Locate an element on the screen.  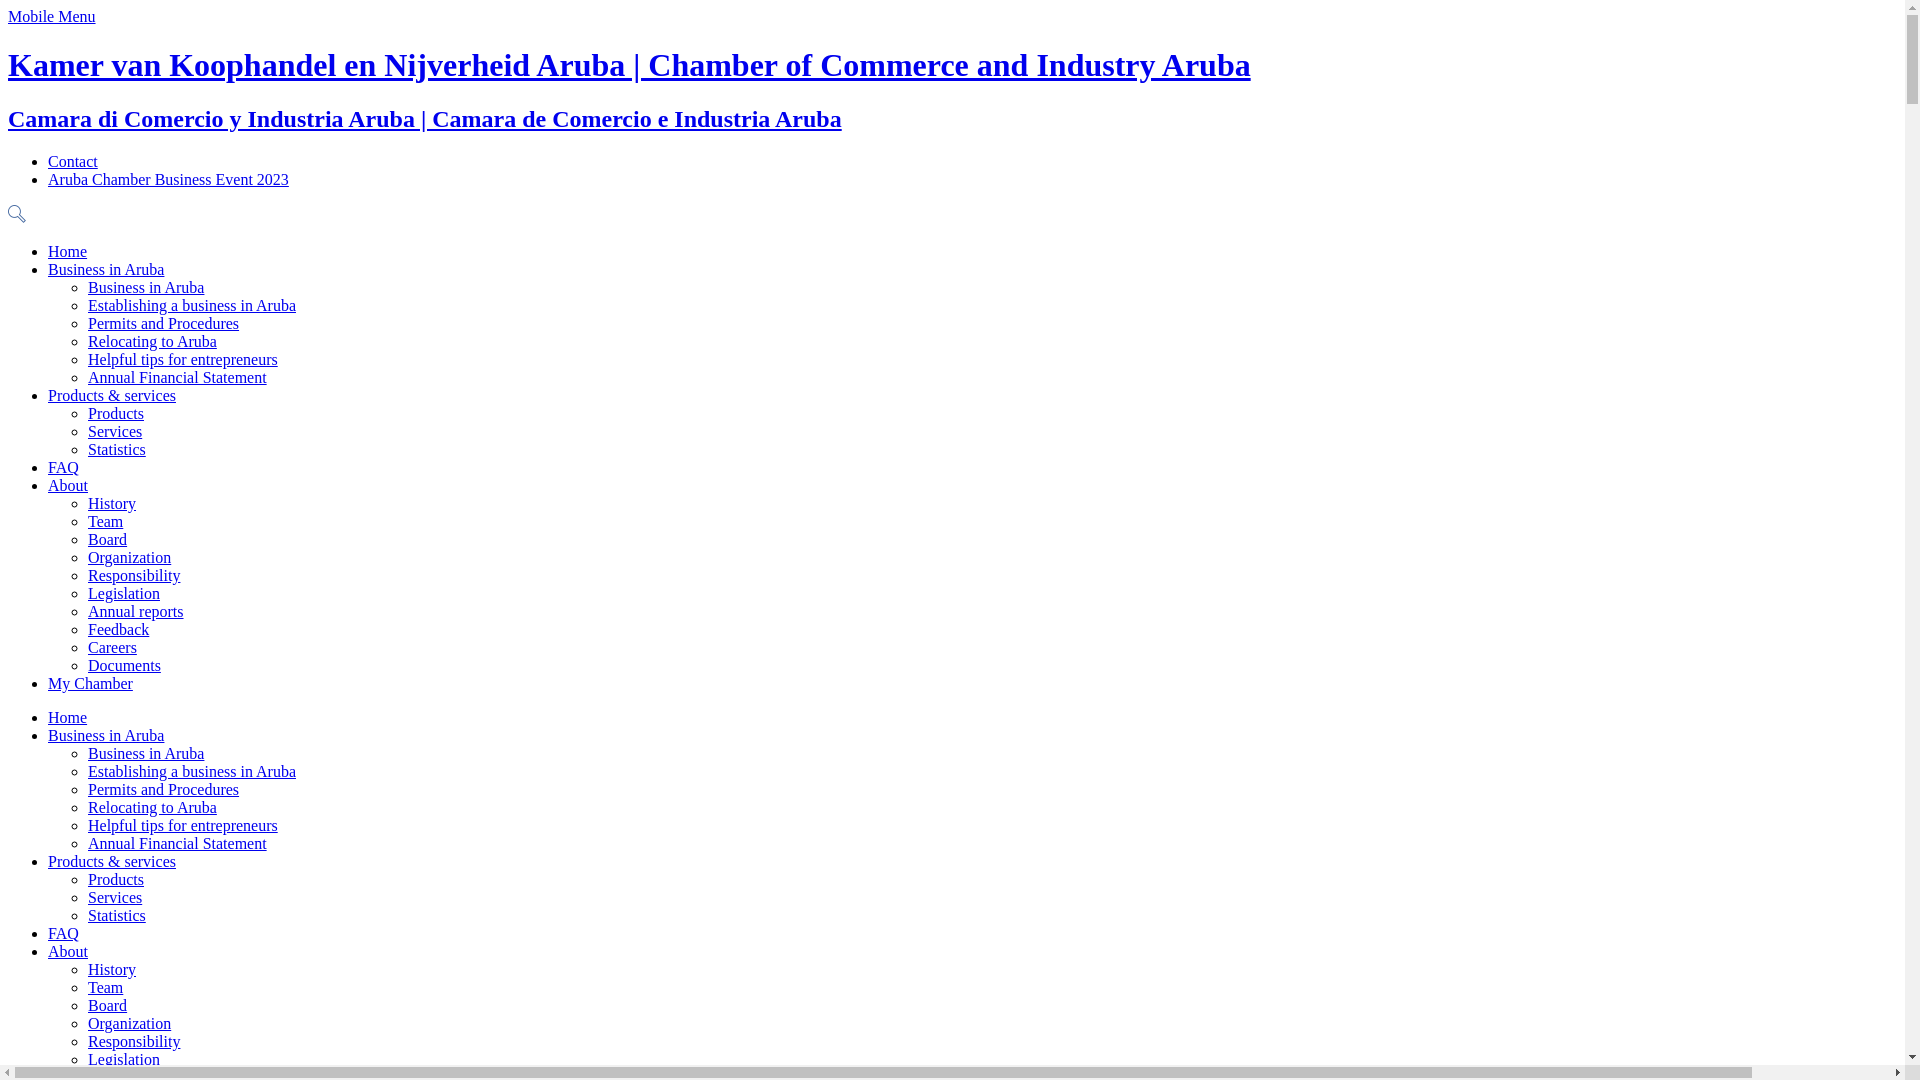
'Home' is located at coordinates (67, 250).